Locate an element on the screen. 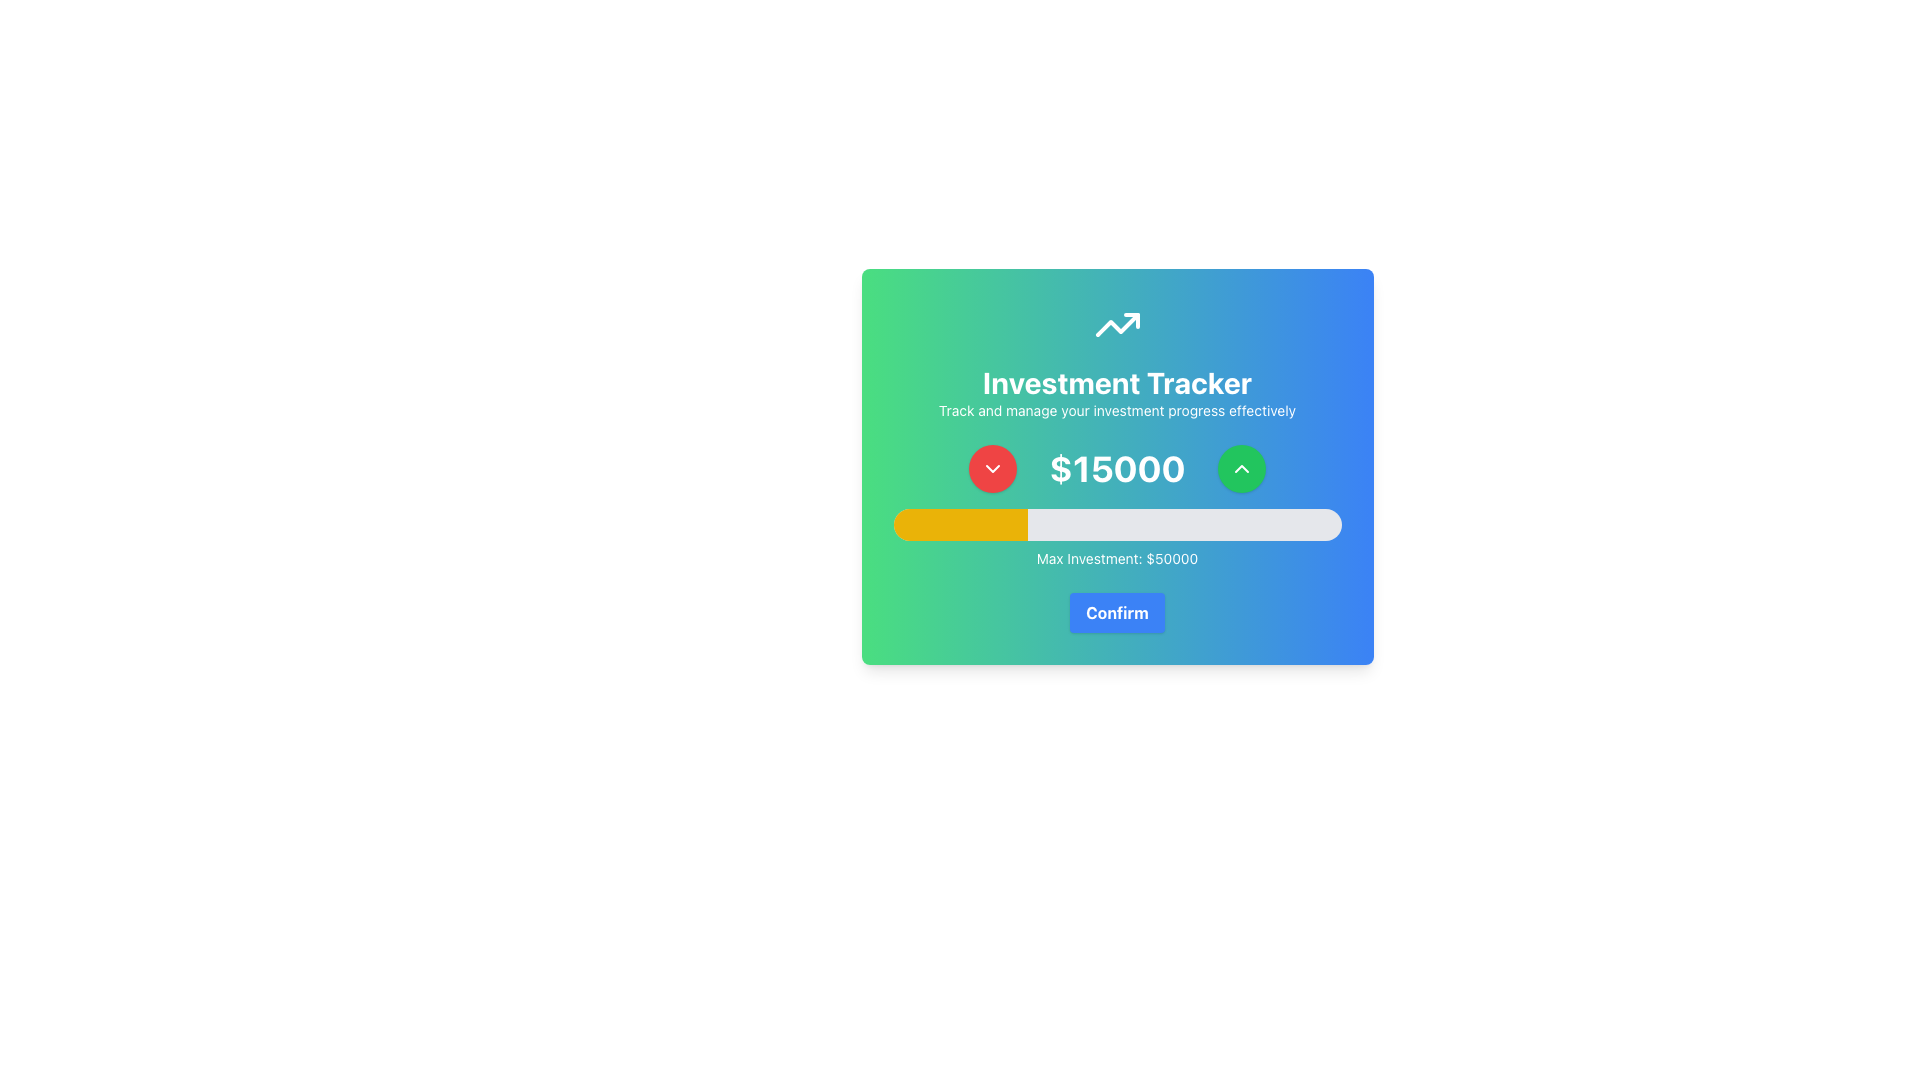 The width and height of the screenshot is (1920, 1080). the confirmation button located at the bottom of the investment tracking panel, below the 'Max Investment: $50000' progress bar, to confirm the inputs is located at coordinates (1116, 612).